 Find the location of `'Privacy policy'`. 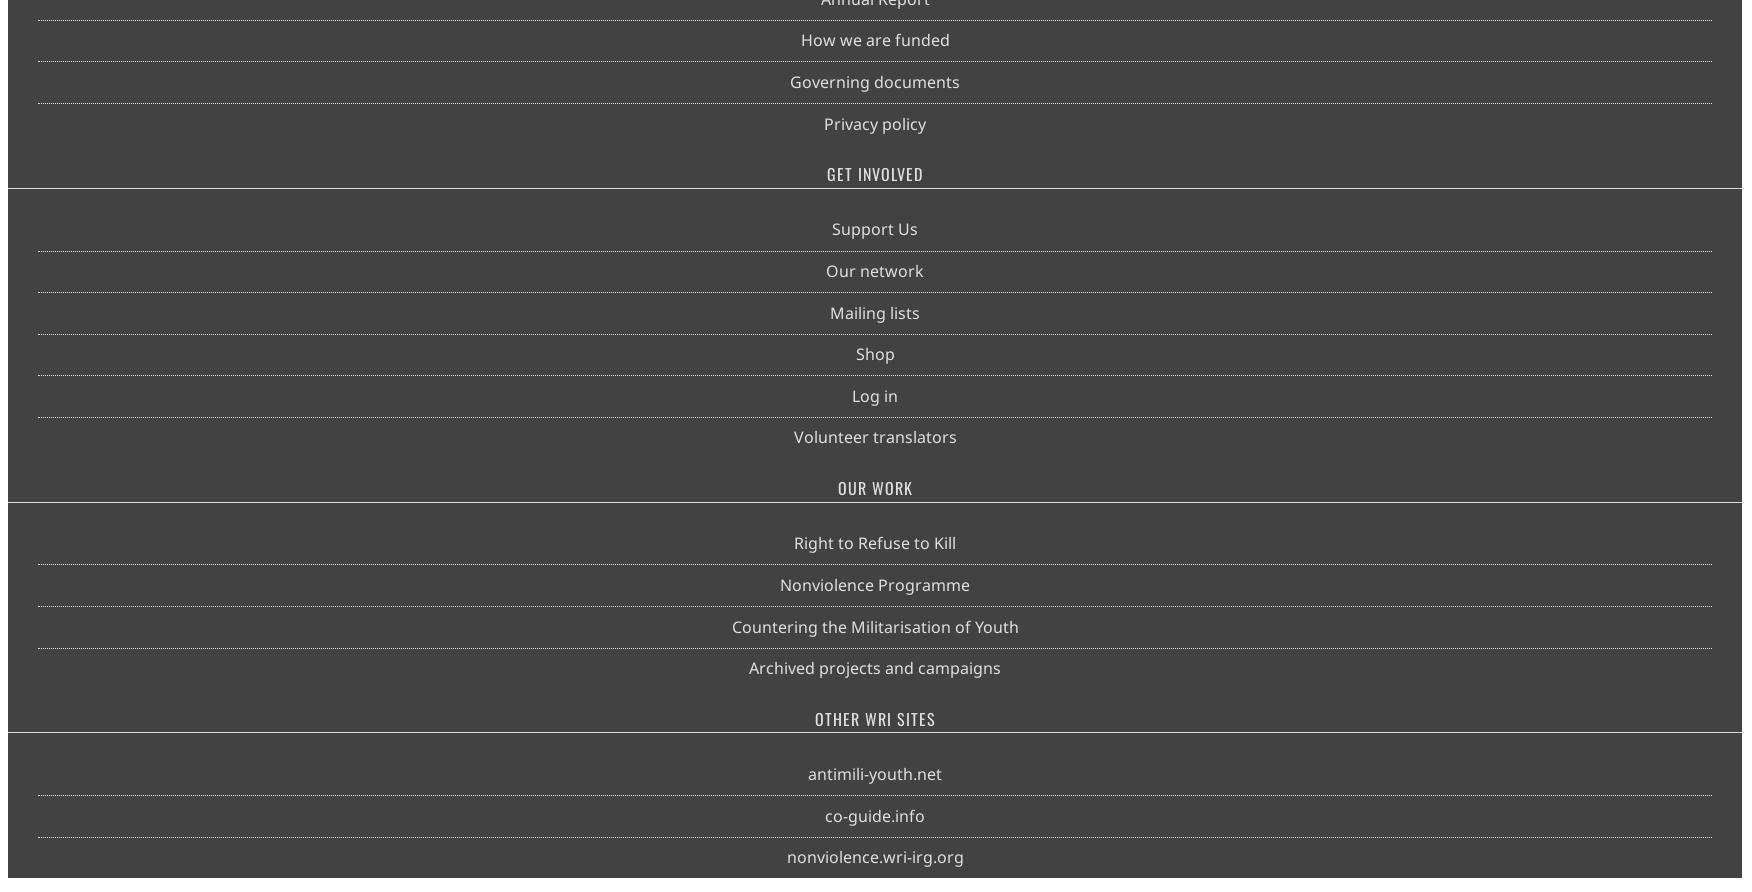

'Privacy policy' is located at coordinates (873, 122).